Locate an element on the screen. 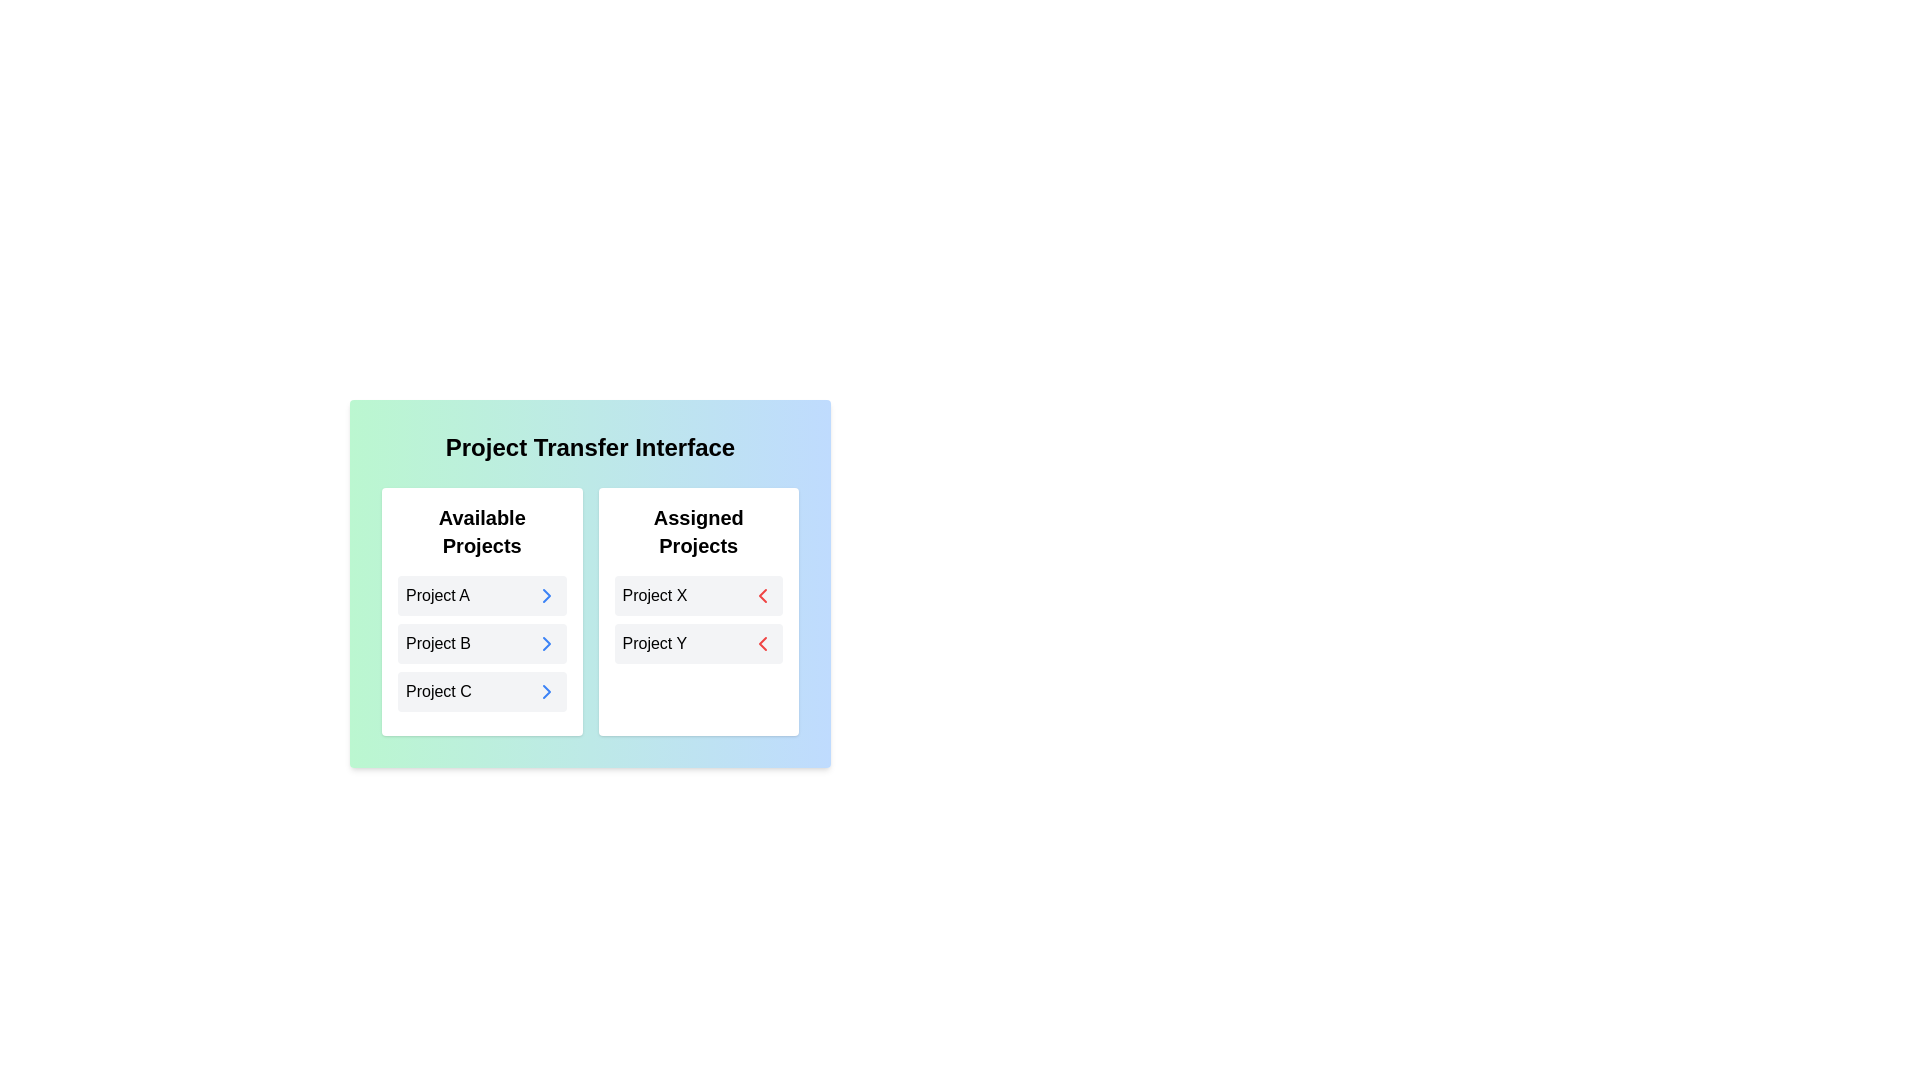 This screenshot has height=1080, width=1920. the blue chevron button located immediately to the right of the 'Project B' text label is located at coordinates (546, 644).